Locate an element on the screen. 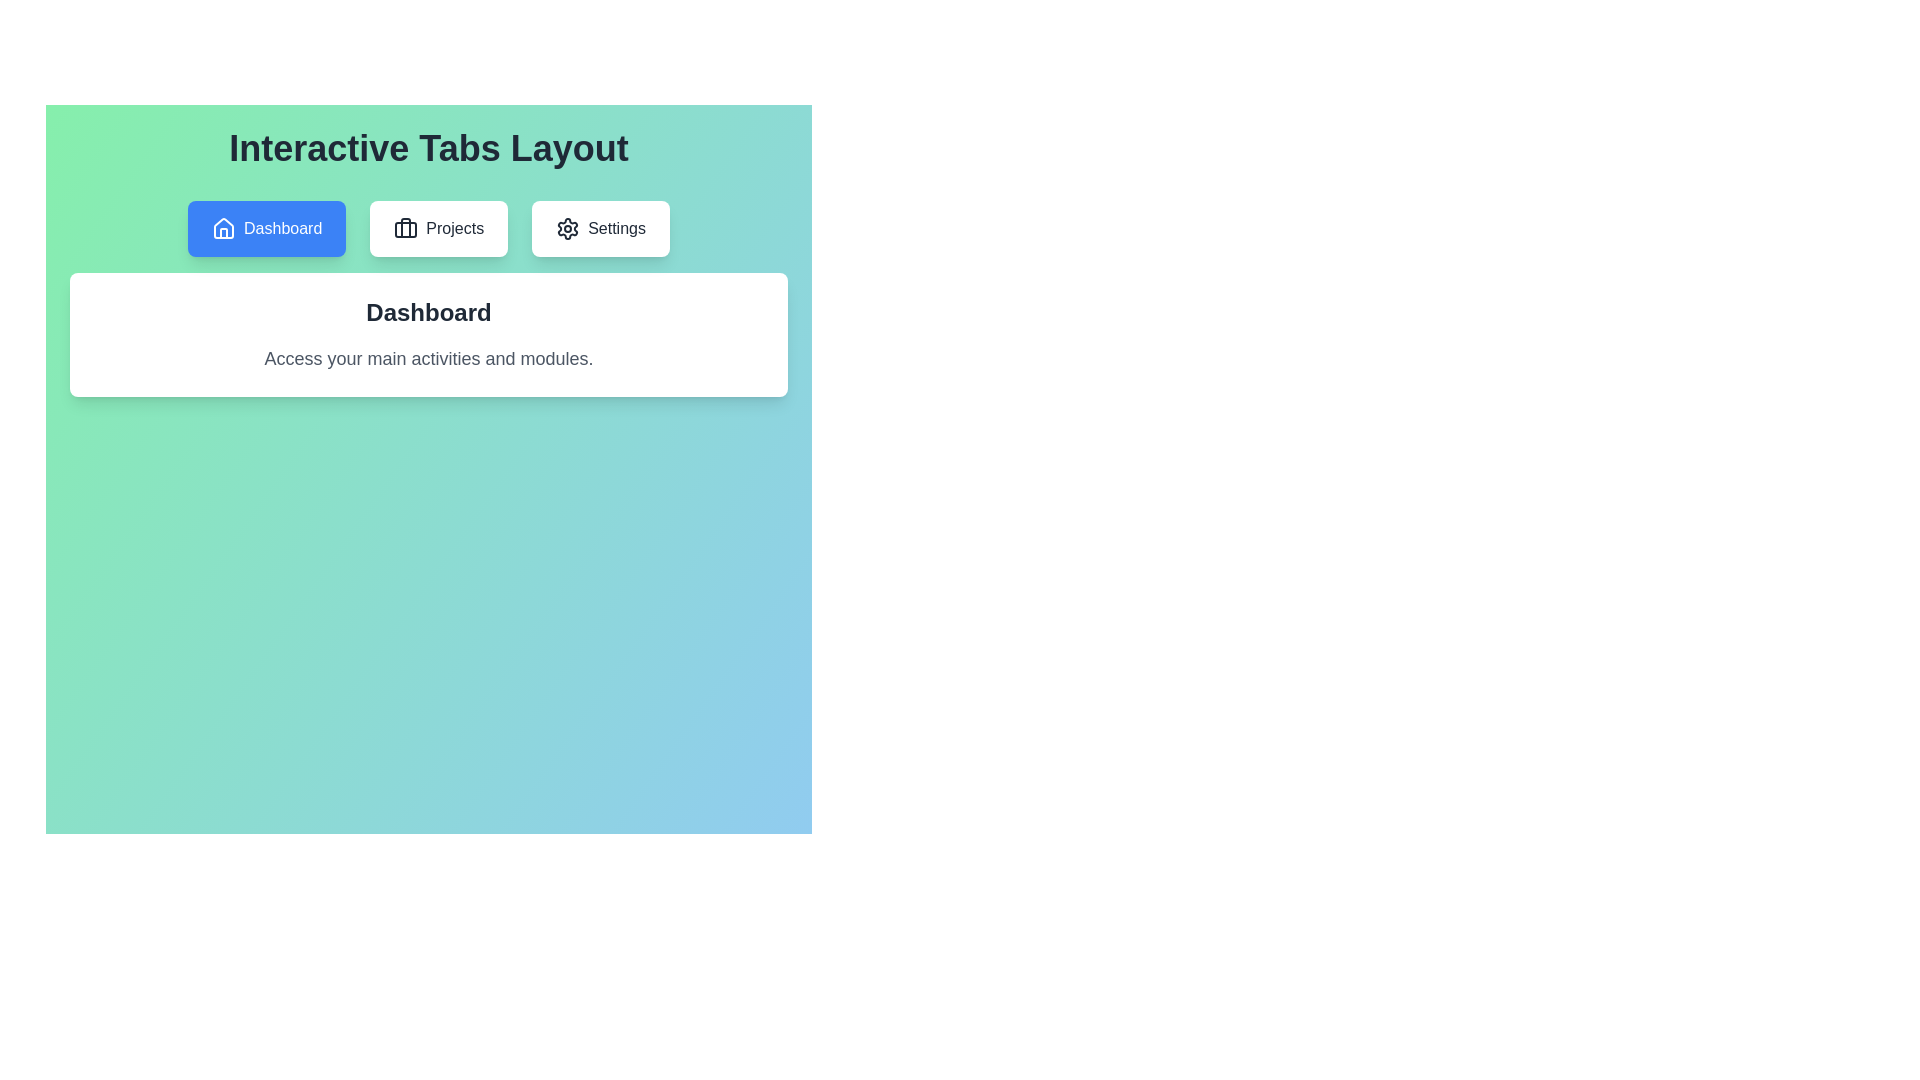 The width and height of the screenshot is (1920, 1080). the tab labeled Dashboard to observe its hover effect is located at coordinates (266, 227).